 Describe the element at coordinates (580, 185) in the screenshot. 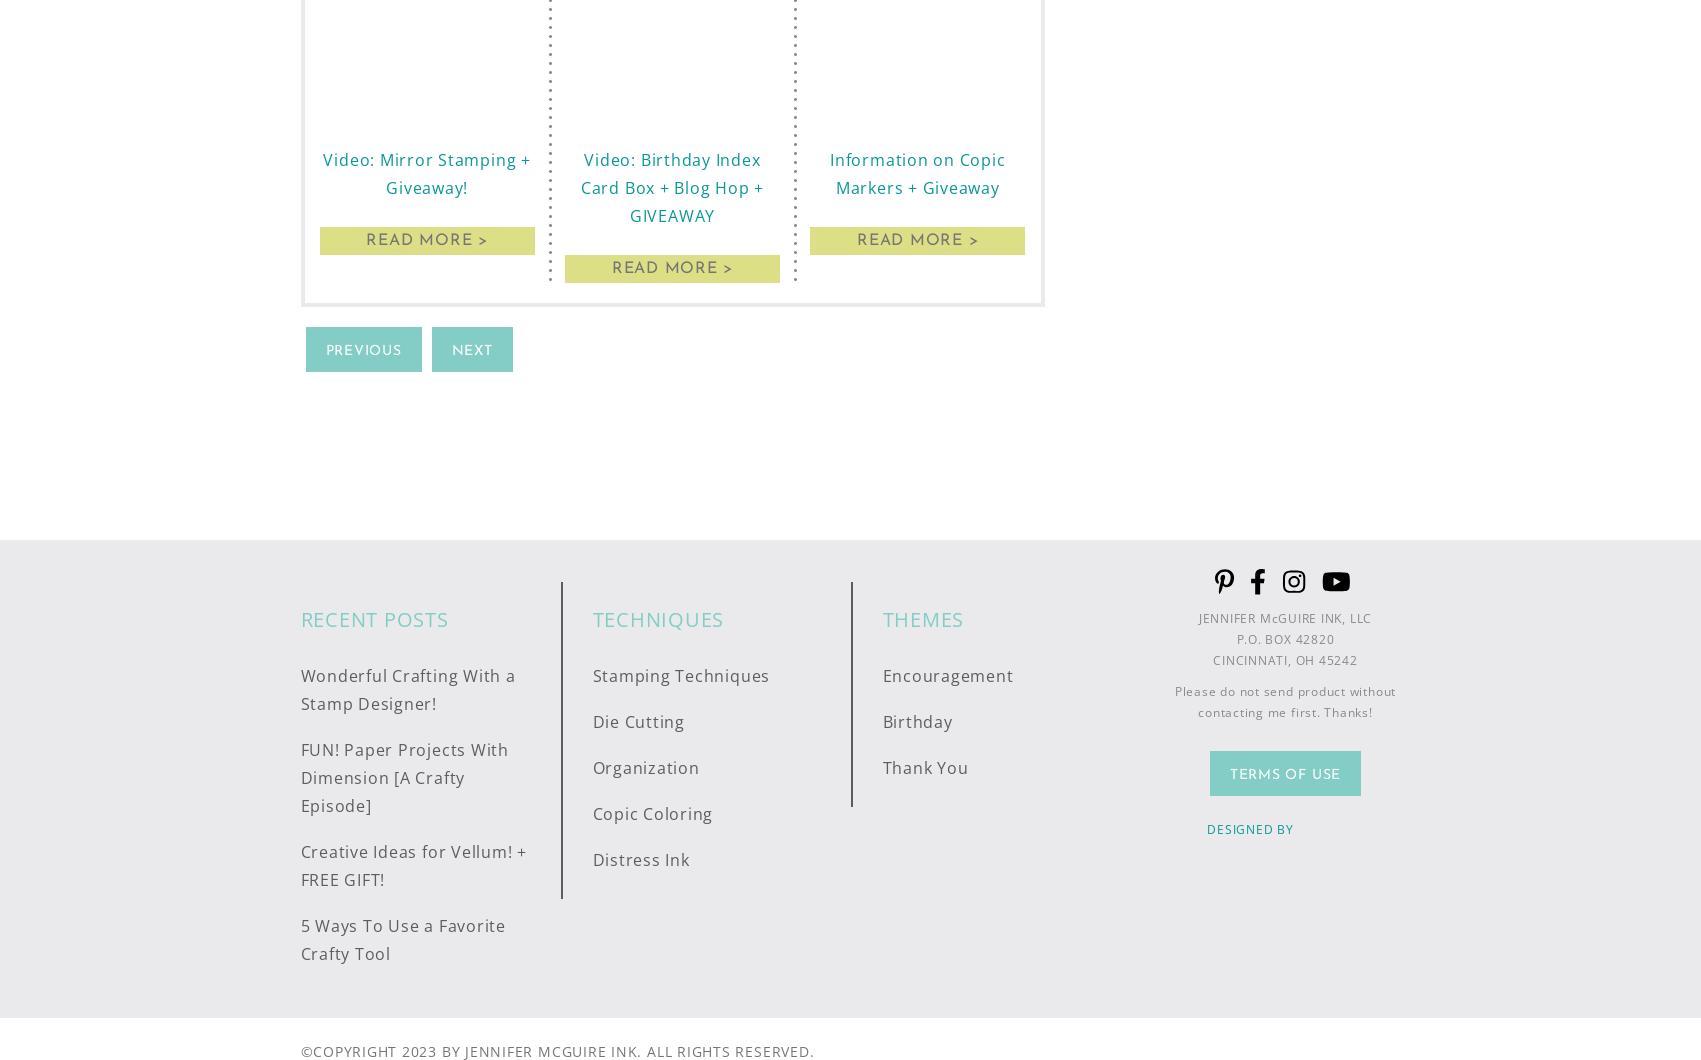

I see `'Video: Birthday Index Card Box + Blog Hop + GIVEAWAY'` at that location.